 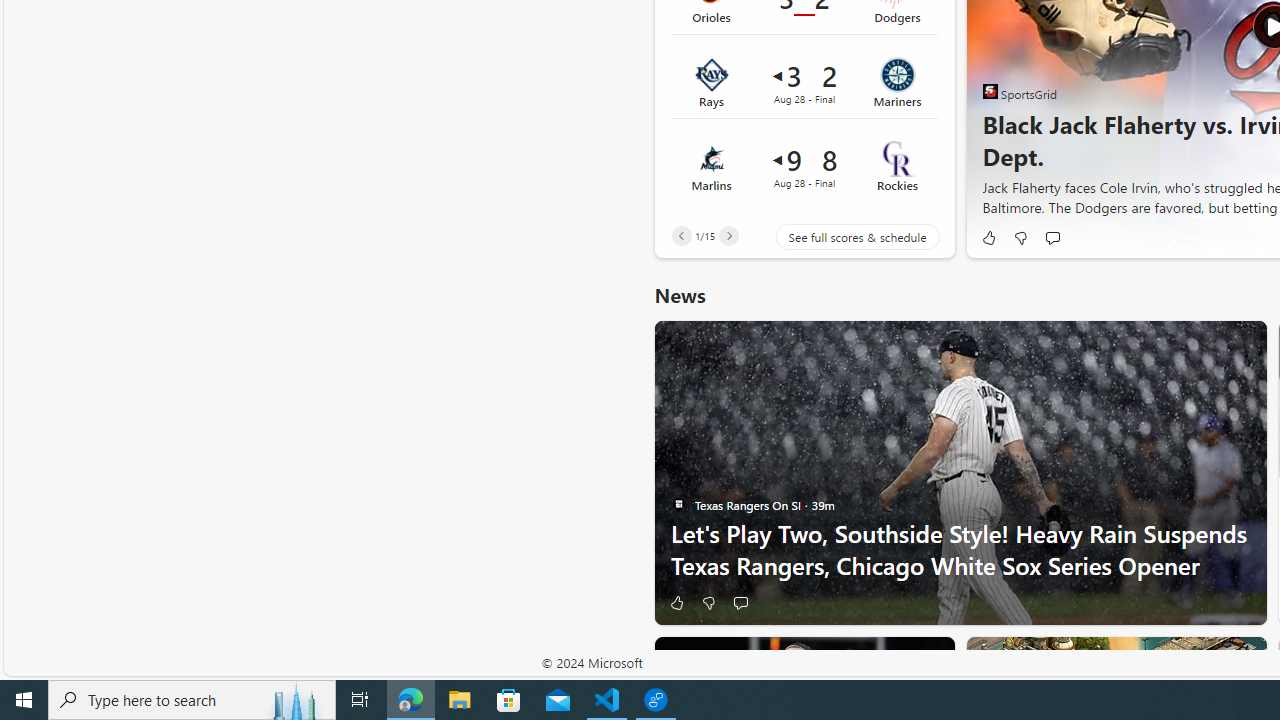 I want to click on 'Rays 3 vs Mariners 2Final Date Aug 28', so click(x=804, y=82).